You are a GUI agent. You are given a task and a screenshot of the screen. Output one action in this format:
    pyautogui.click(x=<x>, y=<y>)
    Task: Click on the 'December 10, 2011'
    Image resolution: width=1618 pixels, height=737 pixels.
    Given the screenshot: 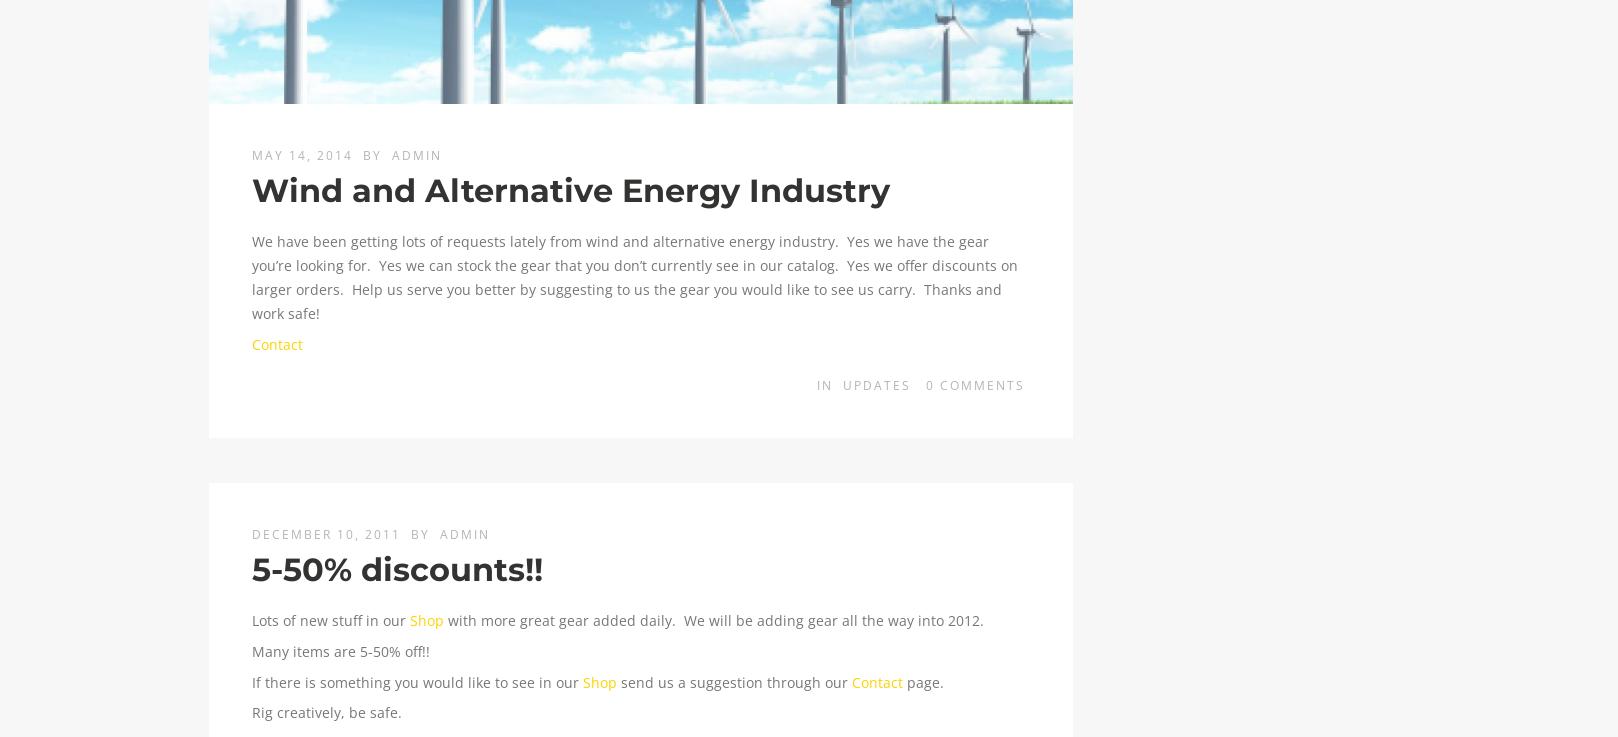 What is the action you would take?
    pyautogui.click(x=250, y=533)
    